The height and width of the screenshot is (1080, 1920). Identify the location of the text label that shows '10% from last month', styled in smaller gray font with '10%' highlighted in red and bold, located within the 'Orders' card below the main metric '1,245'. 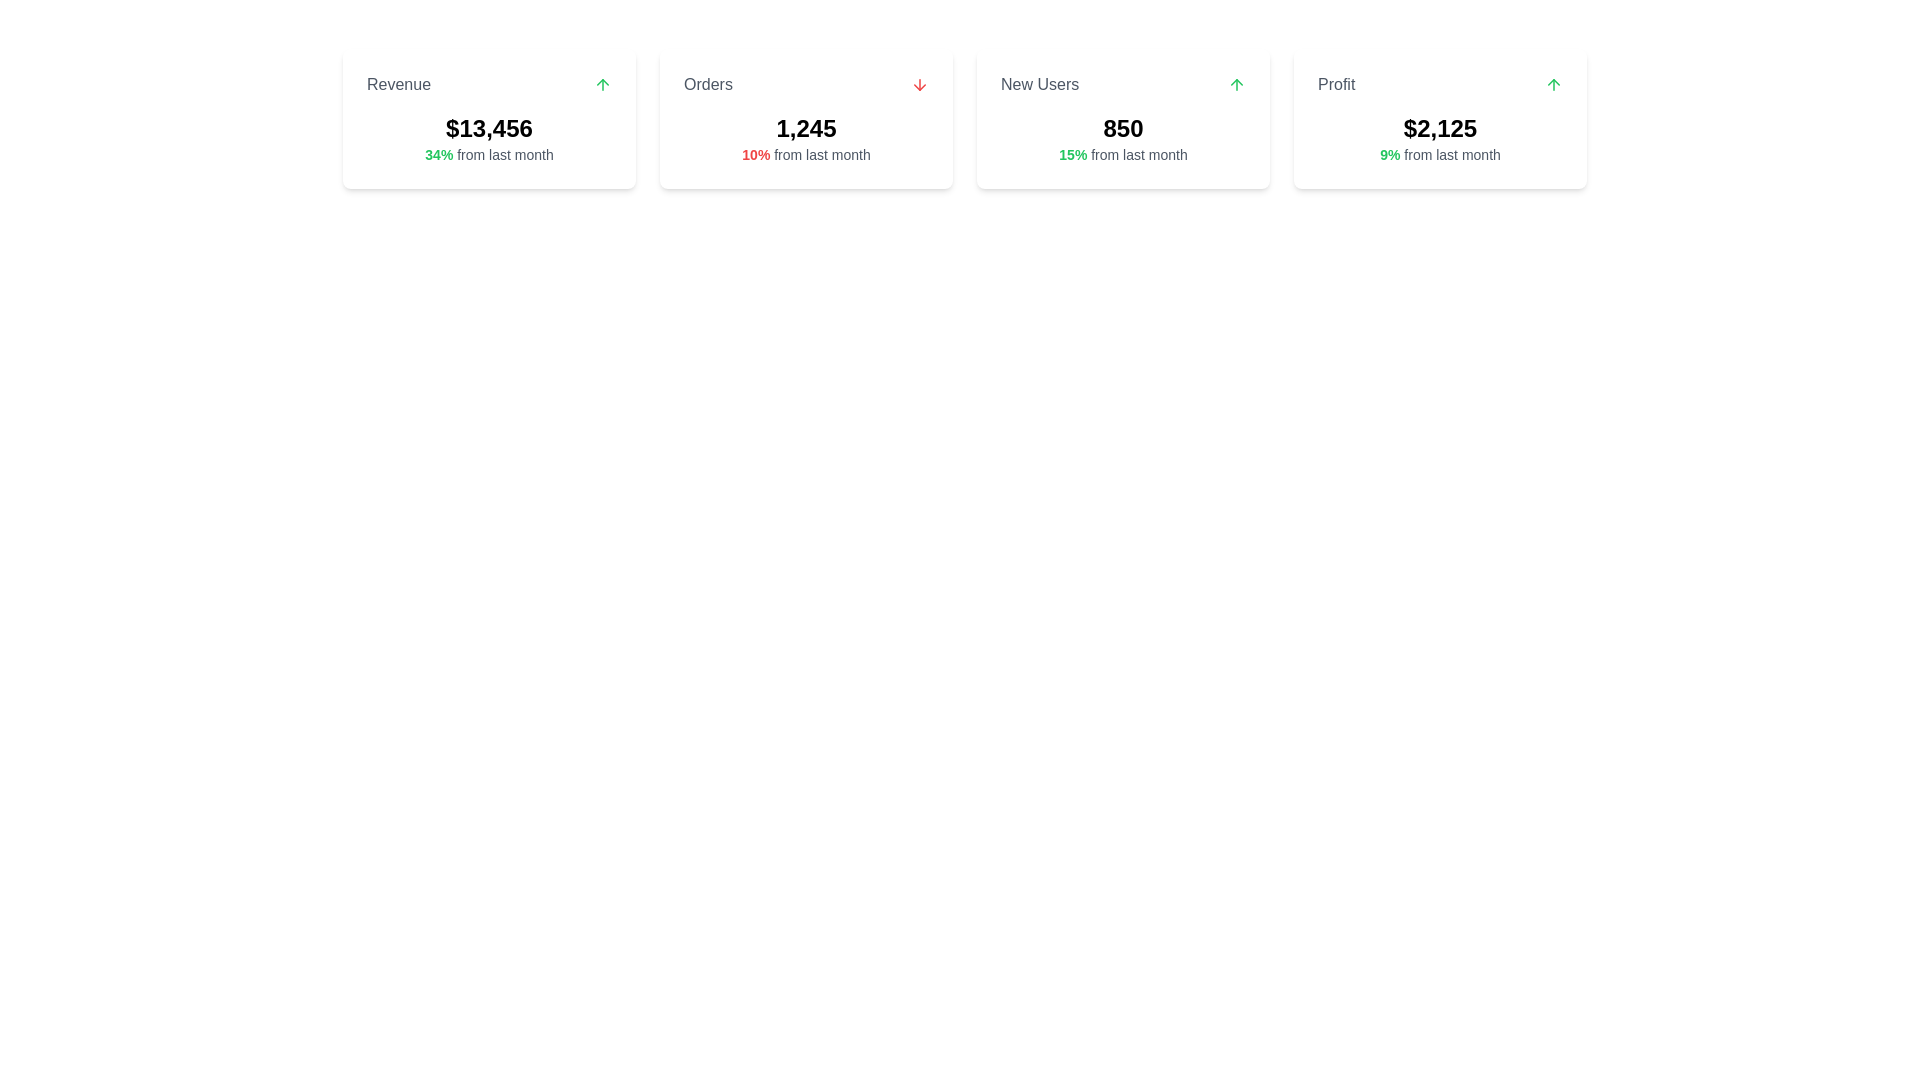
(806, 153).